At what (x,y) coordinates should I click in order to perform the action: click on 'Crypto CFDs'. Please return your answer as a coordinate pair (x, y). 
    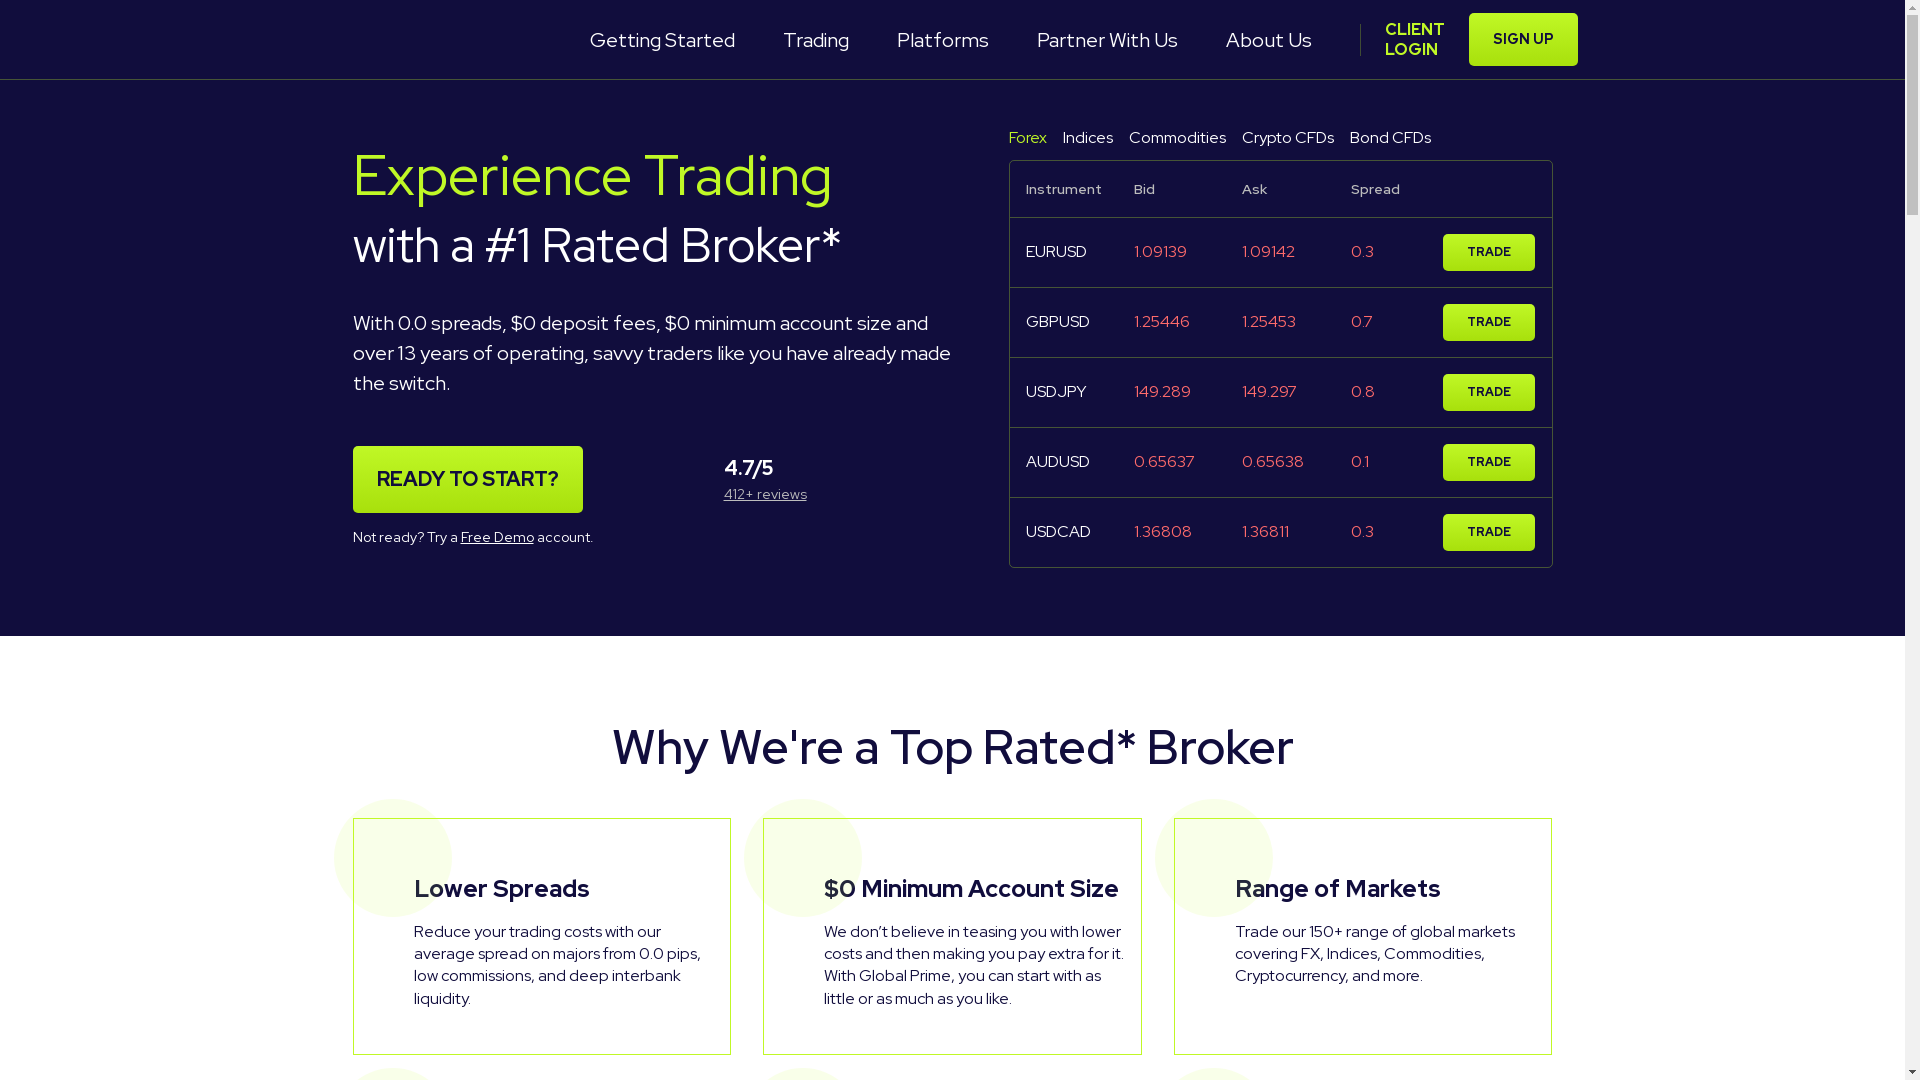
    Looking at the image, I should click on (1287, 137).